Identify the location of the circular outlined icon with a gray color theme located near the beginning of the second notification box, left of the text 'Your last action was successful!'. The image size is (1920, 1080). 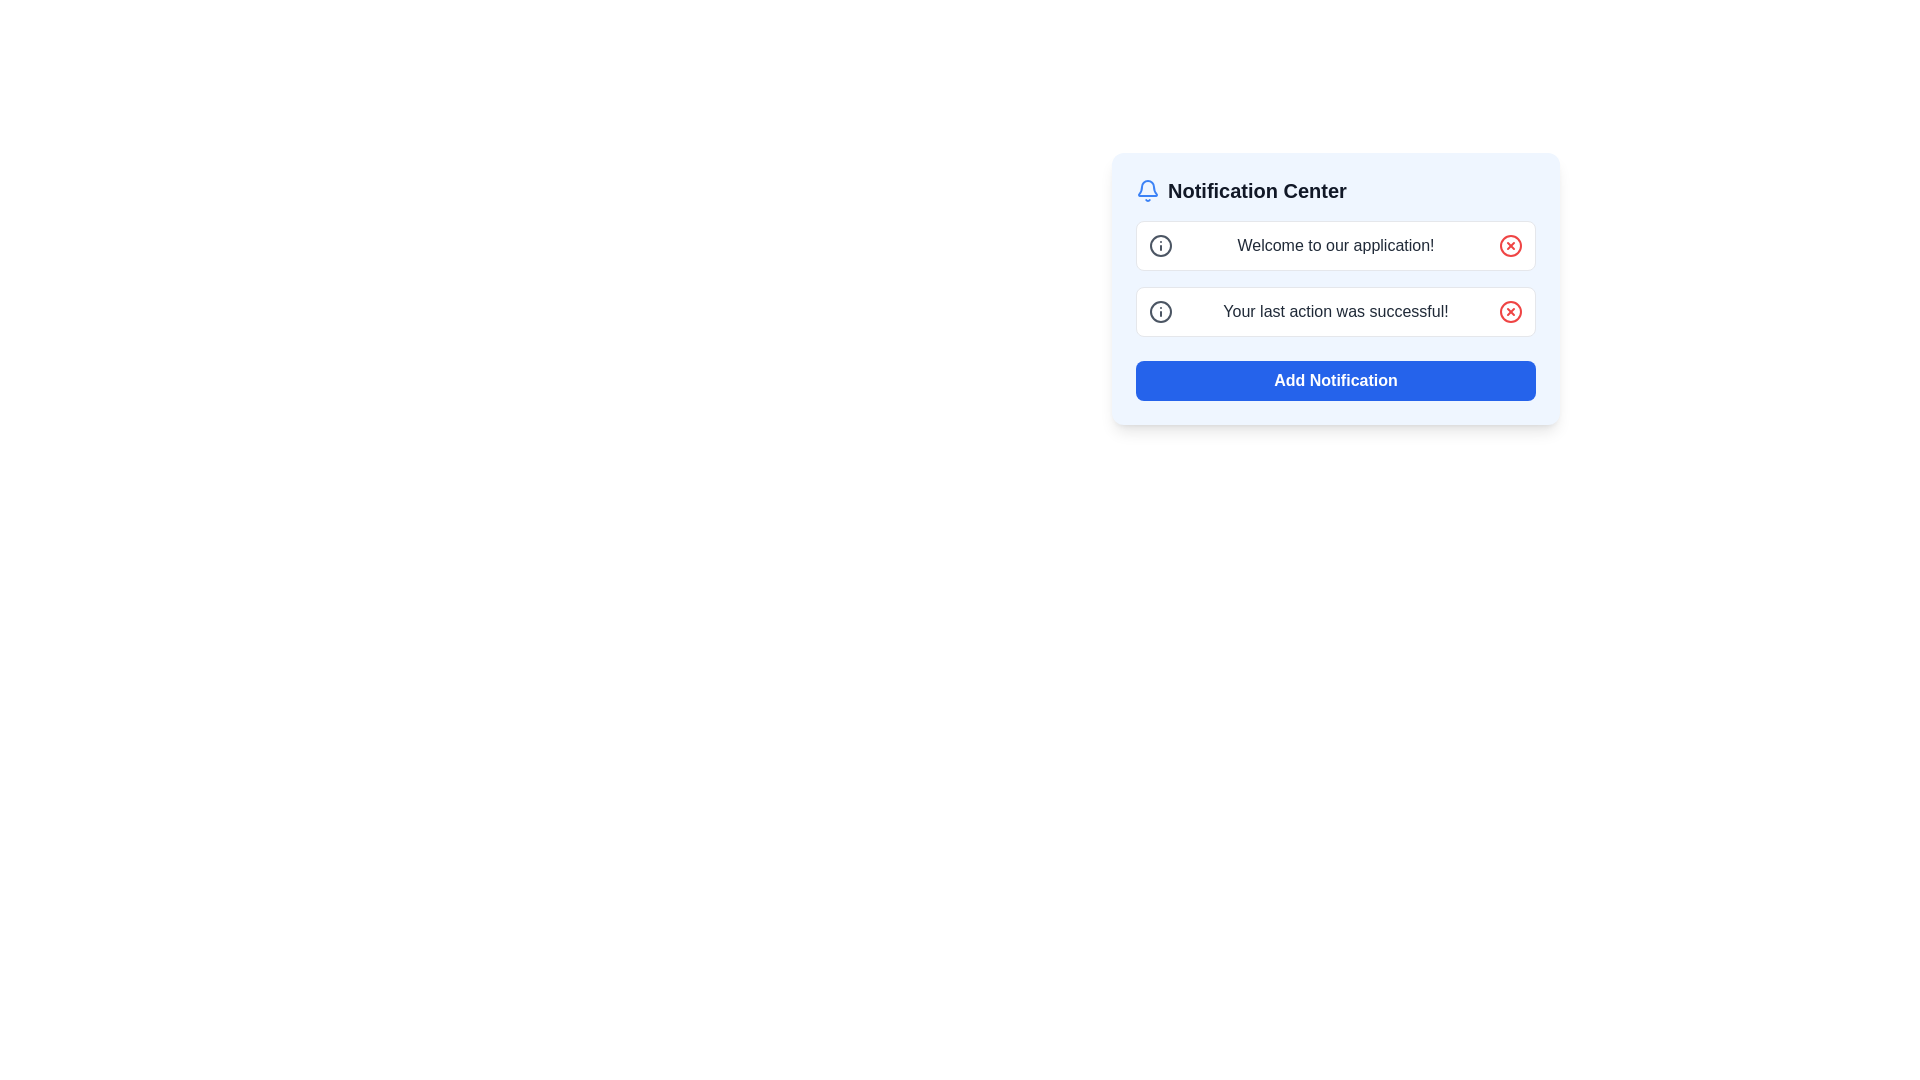
(1161, 312).